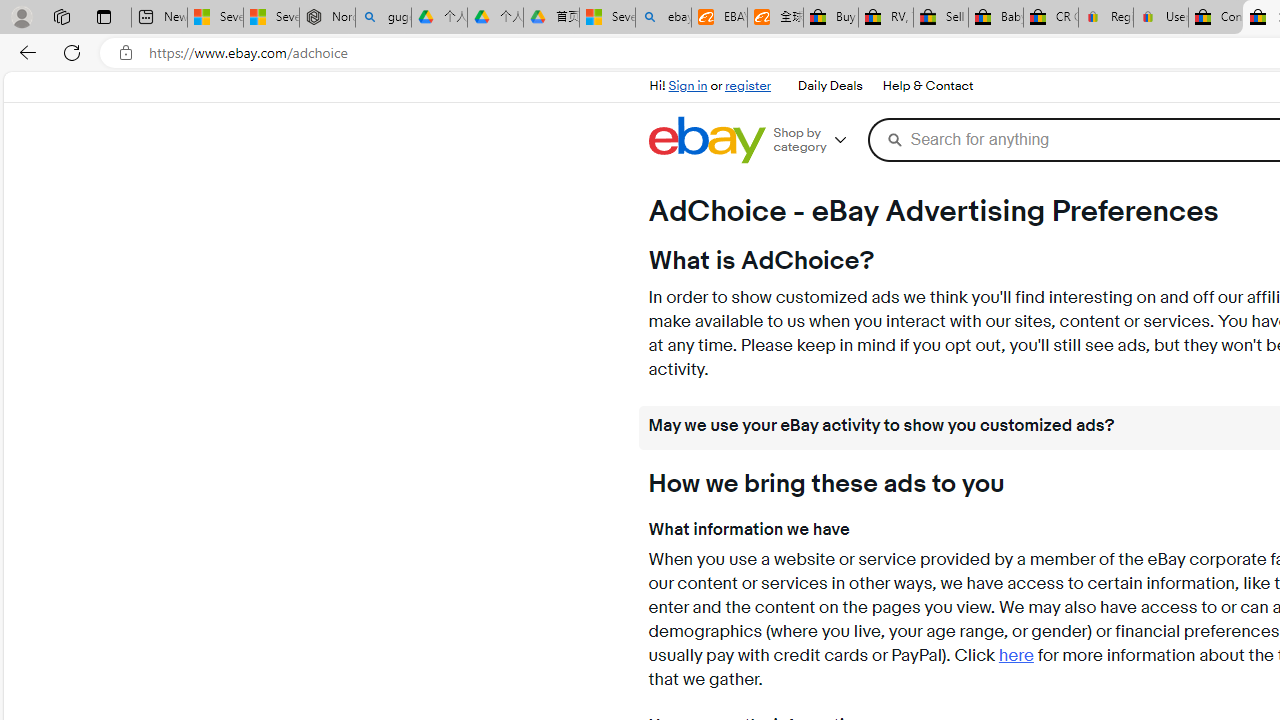 The width and height of the screenshot is (1280, 720). I want to click on 'Daily Deals', so click(829, 85).